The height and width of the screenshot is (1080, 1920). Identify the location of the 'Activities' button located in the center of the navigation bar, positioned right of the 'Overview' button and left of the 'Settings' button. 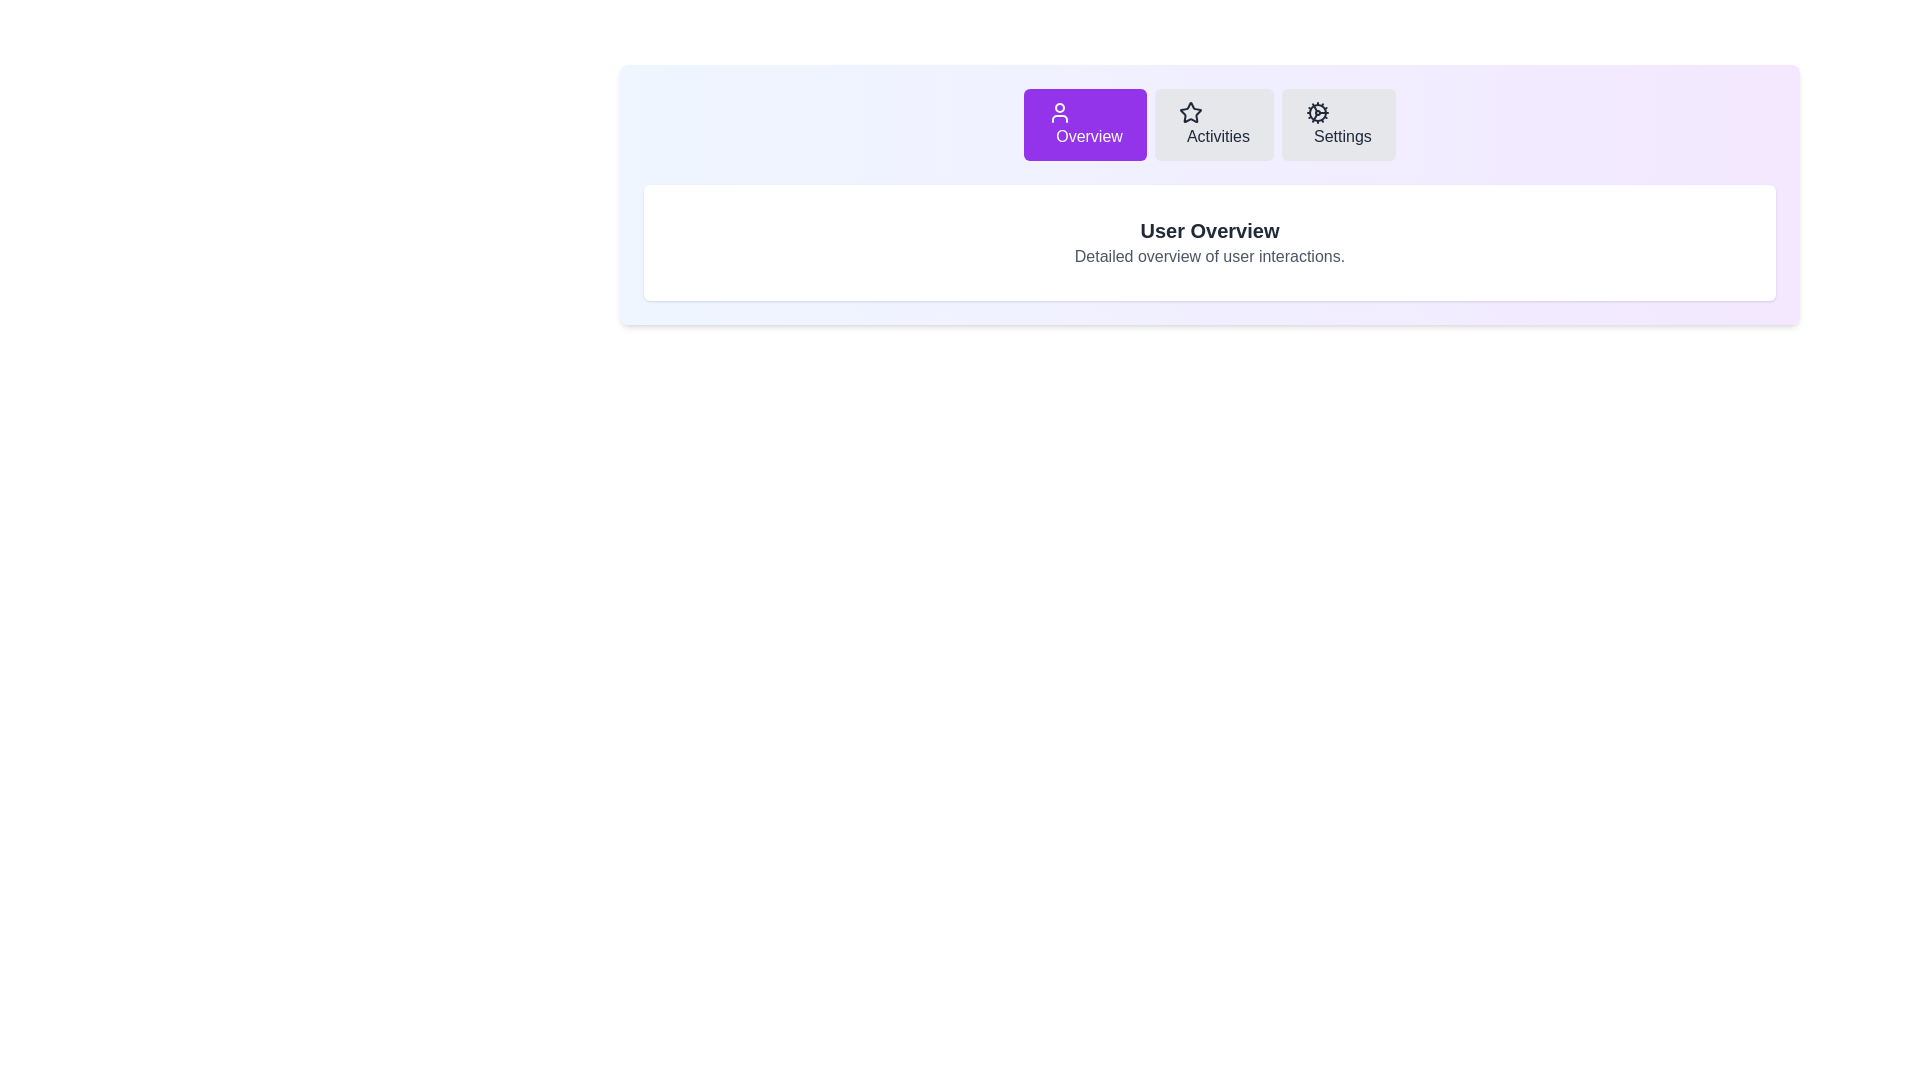
(1213, 124).